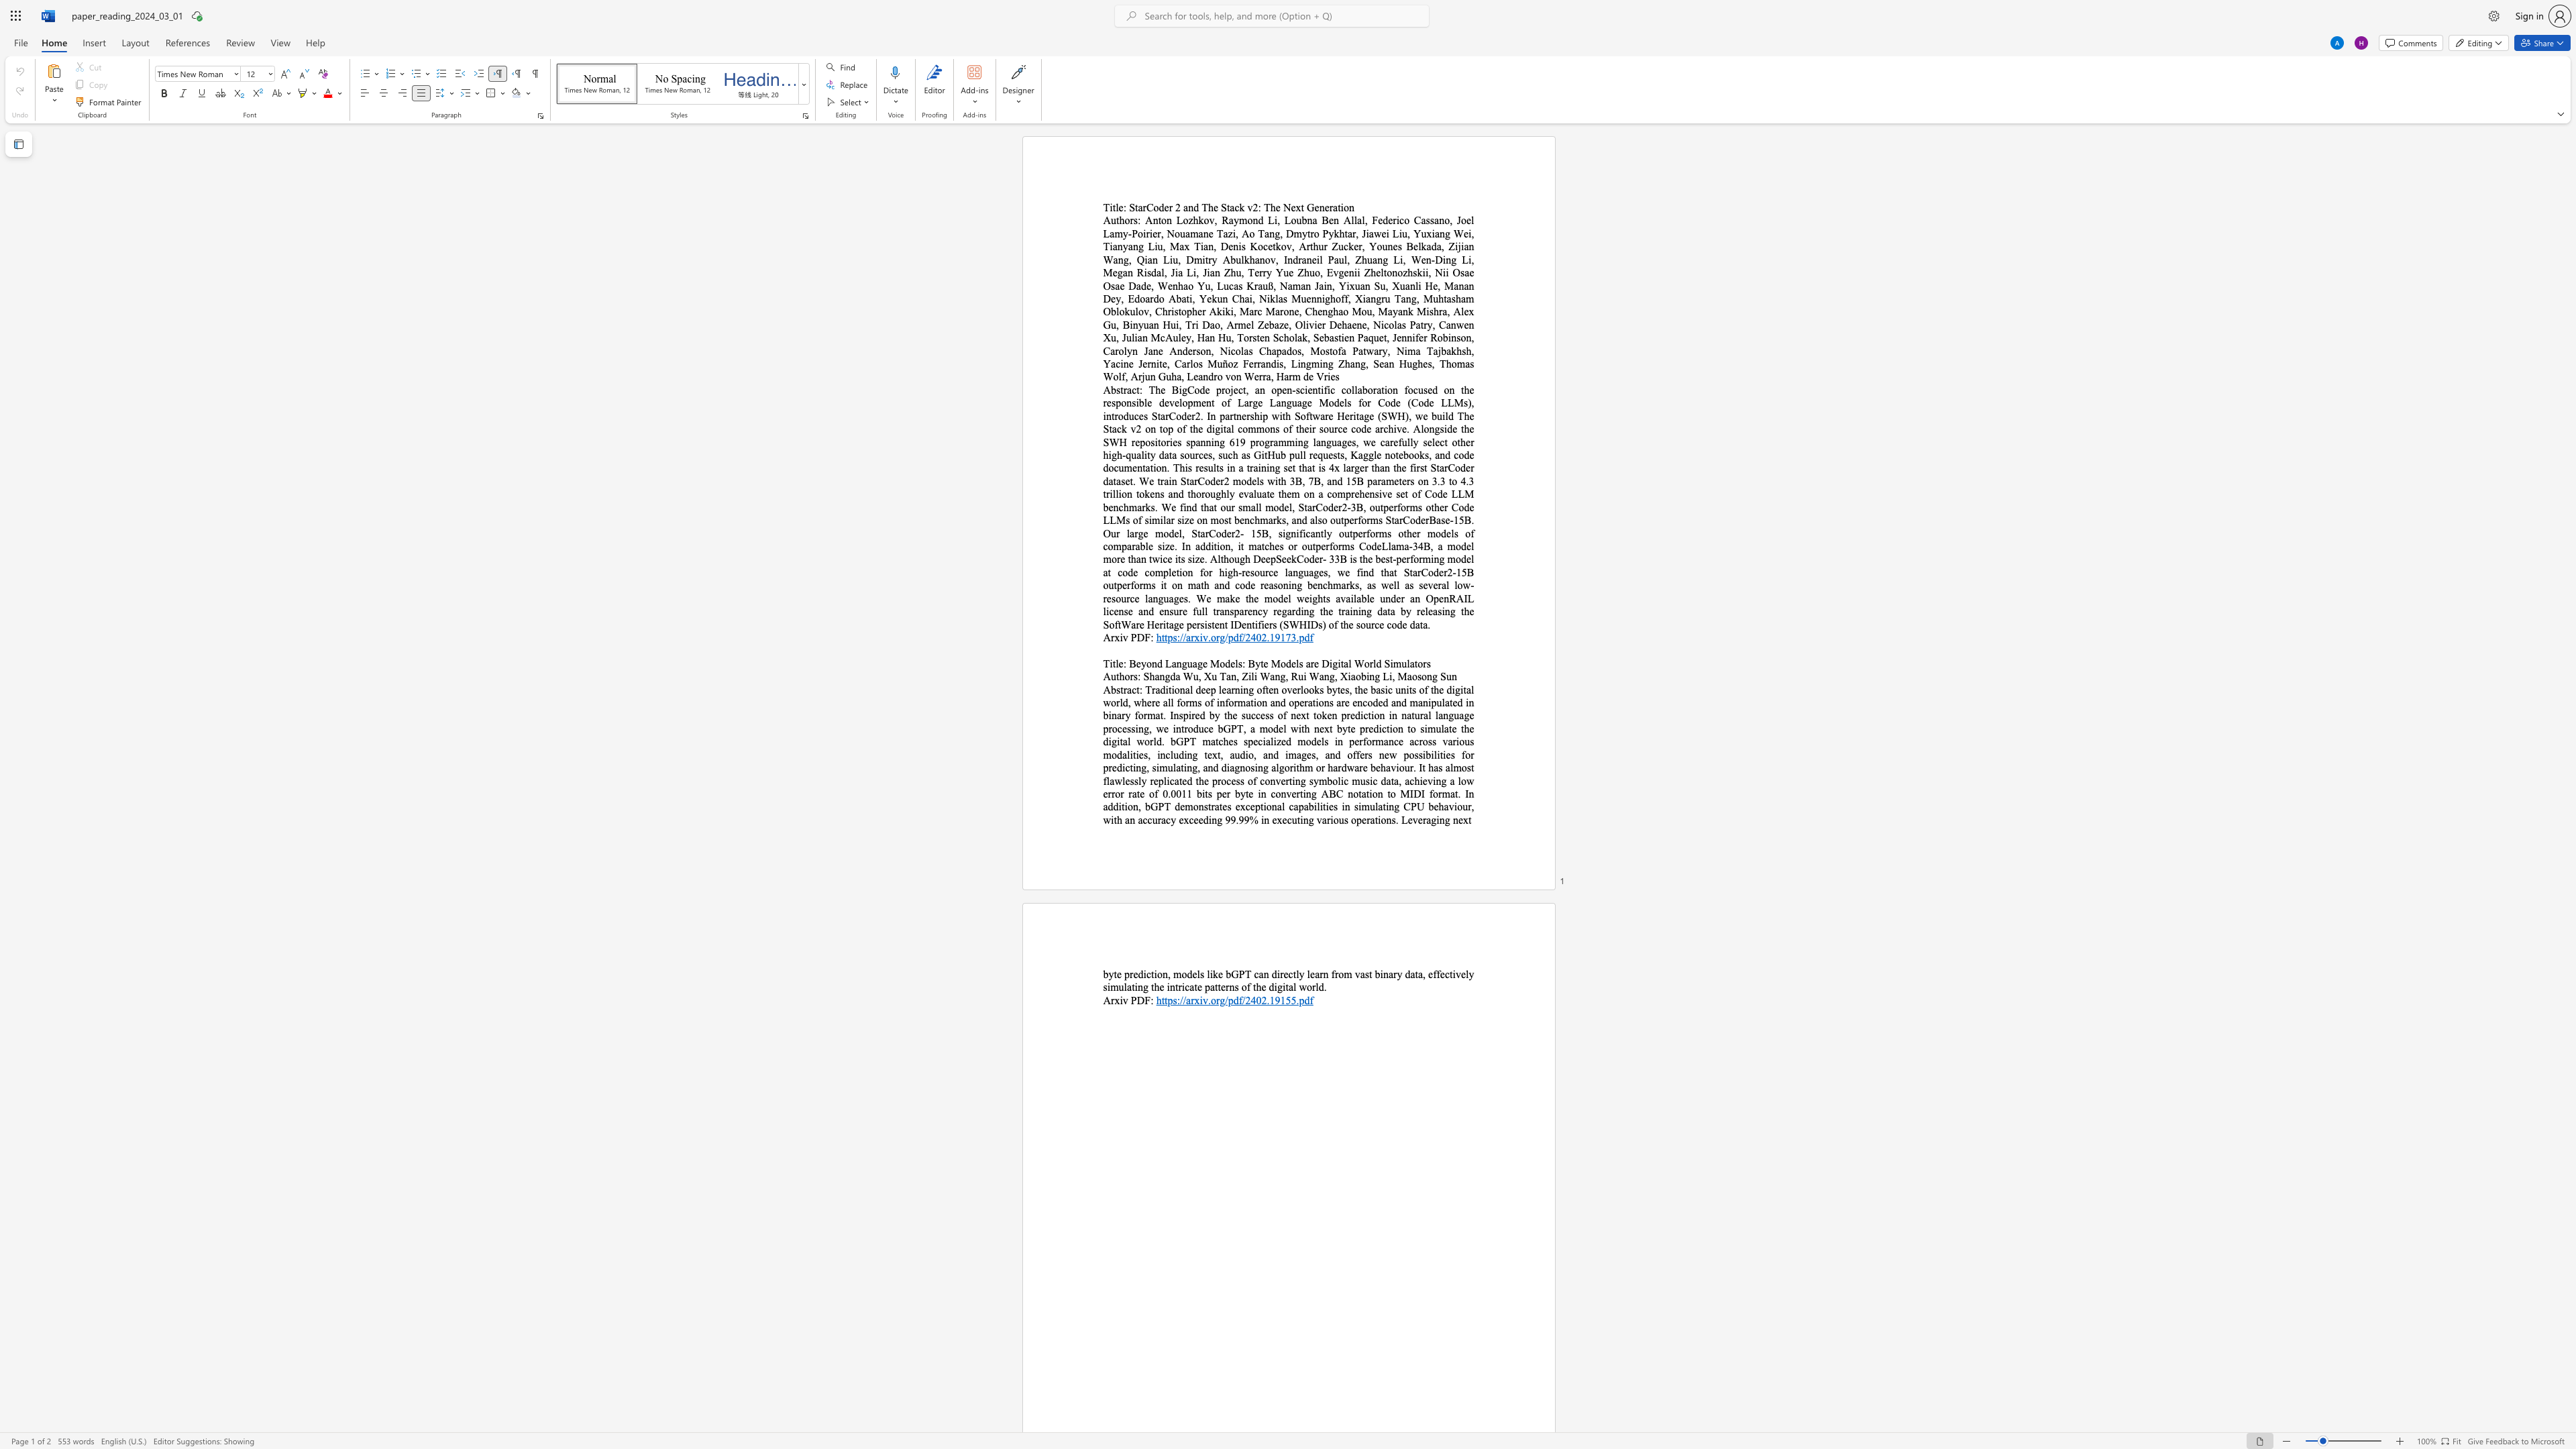  I want to click on the subset text "ing, we introduce bGPT, a model with next byte prediction to simulate the digital world. bGPT matches specialized models in performance across various modalities, including text, audio, and images, and offers new possibilities for predicting, simulating, and diagnosing algorithm or hardware b" within the text "Traditional deep learning often overlooks bytes, the basic units of the digital world, where all forms of information and operations are encoded and manipulated in binary format. Inspired by the success of next token prediction in natural language processing, we introduce bGPT, a model with next byte prediction to simulate the digital world. bGPT matches specialized models in performance across various modalities, including text, audio, and images, and offers new possibilities for predicting, simulating, and diagnosing algorithm or hardware behaviour. It has almost flawlessly", so click(1134, 727).